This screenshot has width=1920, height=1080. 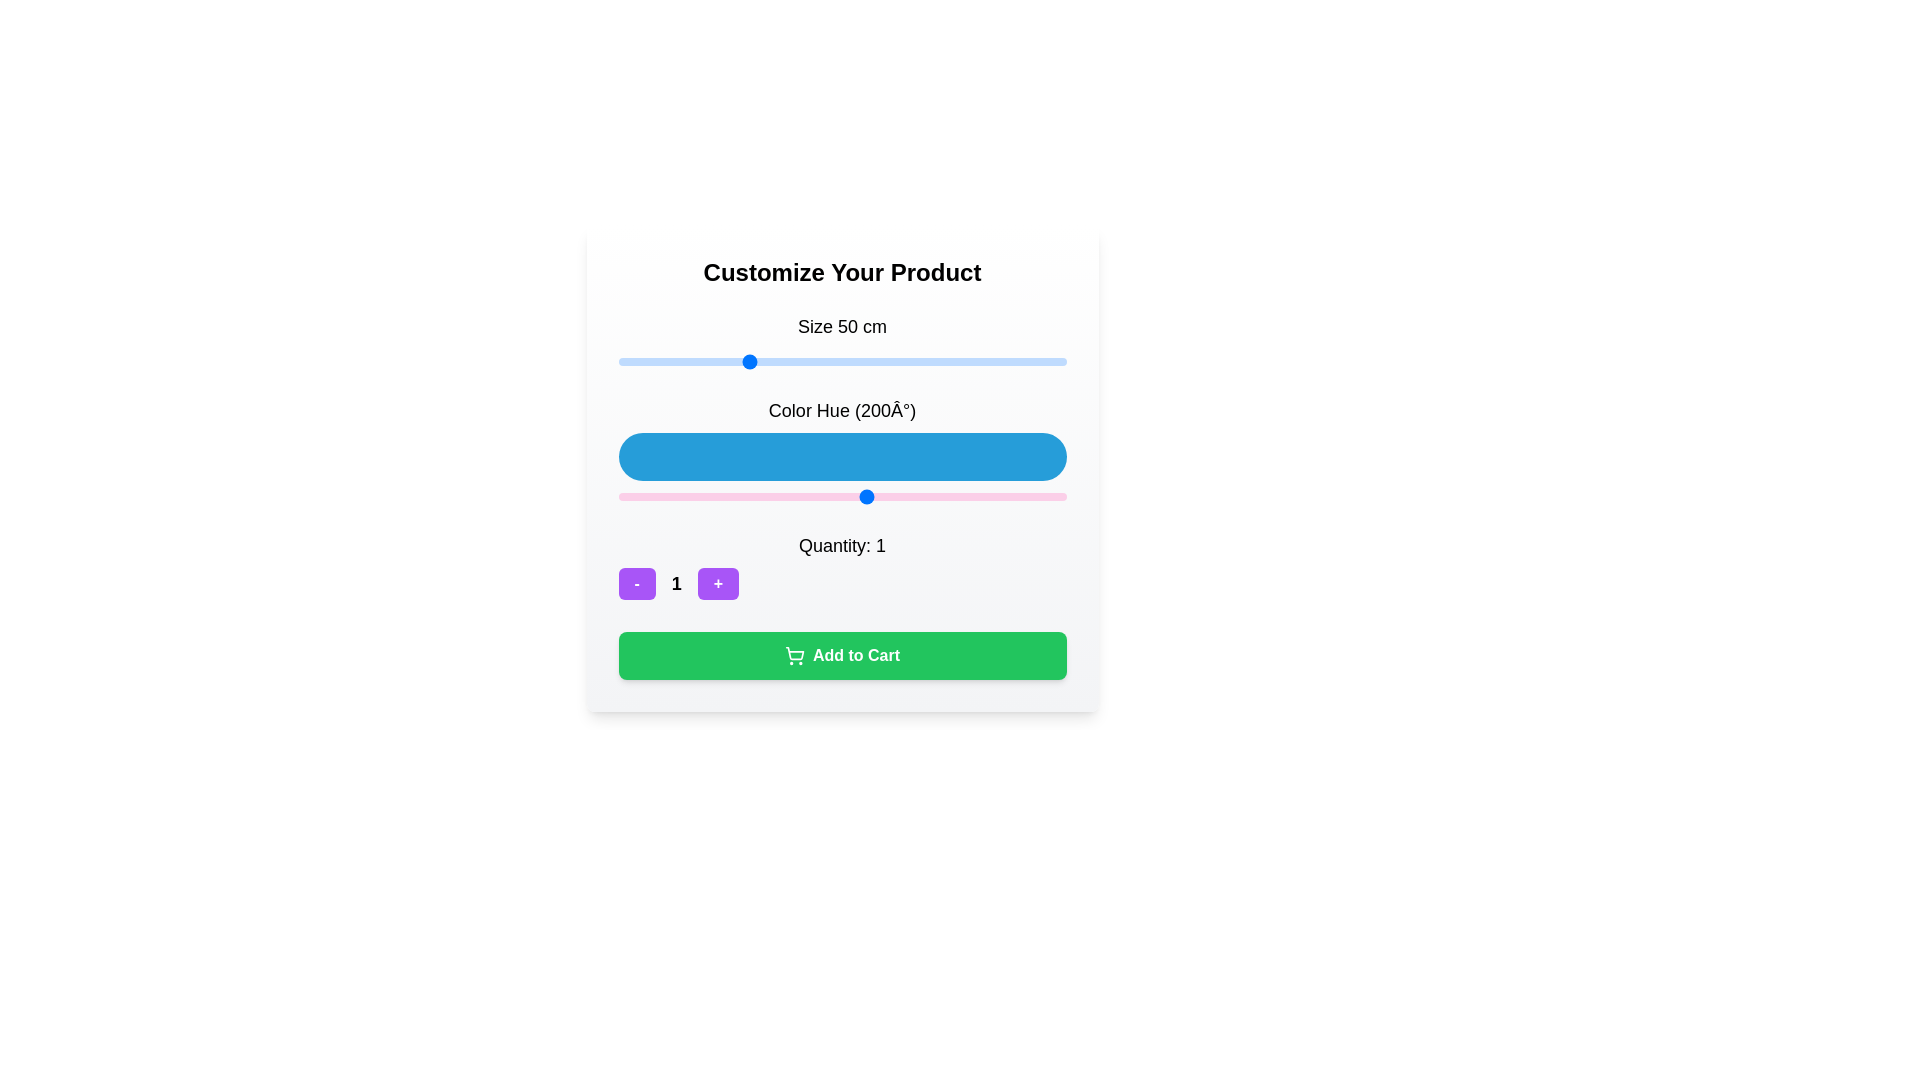 I want to click on the color hue slider, so click(x=640, y=496).